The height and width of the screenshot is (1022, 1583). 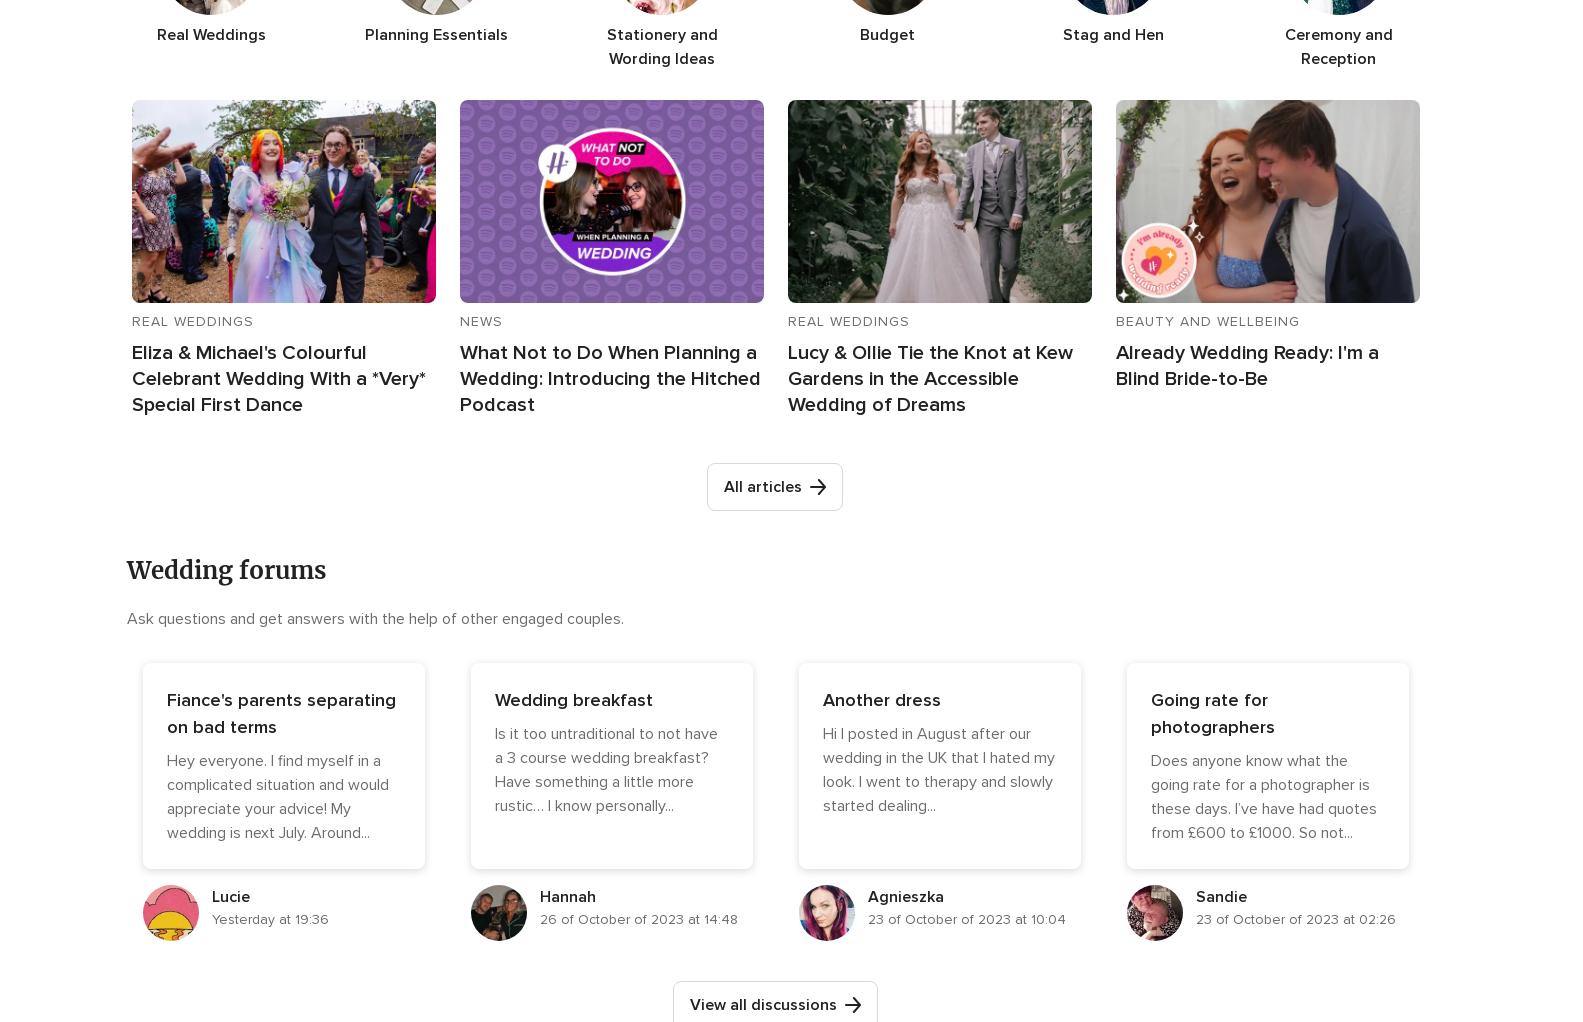 I want to click on 'Beauty and Wellbeing', so click(x=1206, y=319).